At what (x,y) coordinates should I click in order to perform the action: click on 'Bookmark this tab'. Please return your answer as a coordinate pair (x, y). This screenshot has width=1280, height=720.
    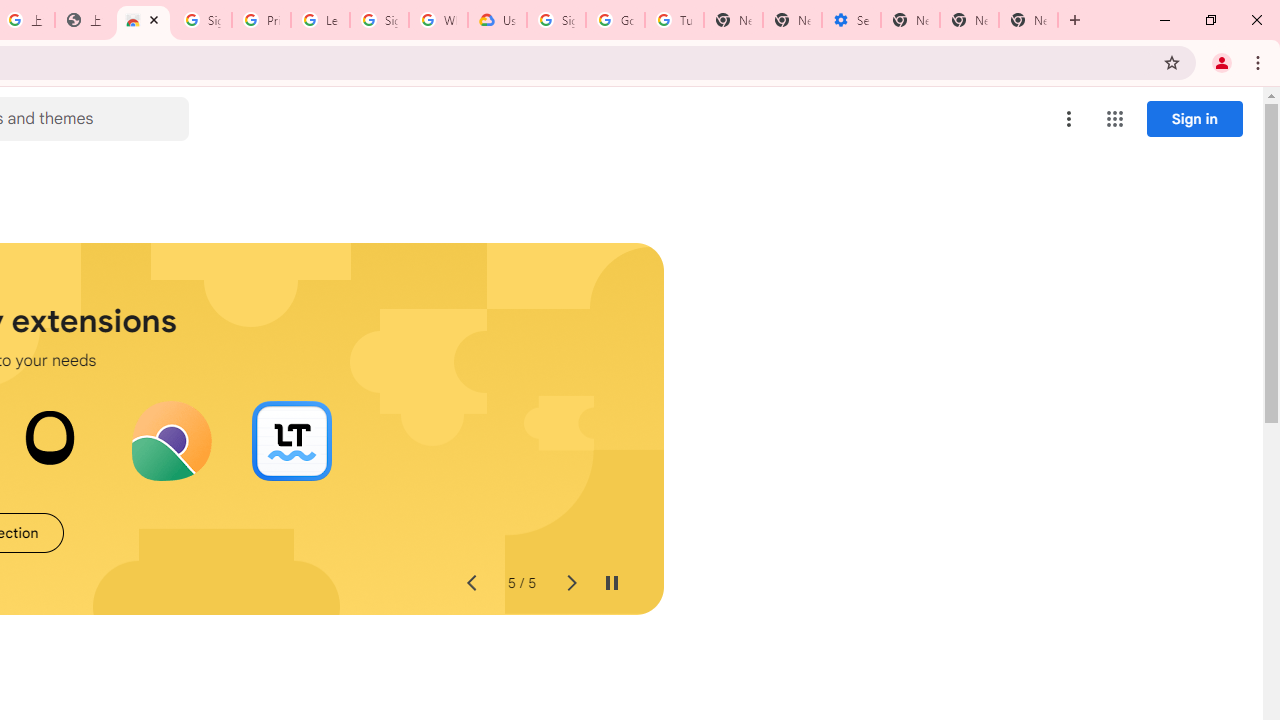
    Looking at the image, I should click on (1171, 61).